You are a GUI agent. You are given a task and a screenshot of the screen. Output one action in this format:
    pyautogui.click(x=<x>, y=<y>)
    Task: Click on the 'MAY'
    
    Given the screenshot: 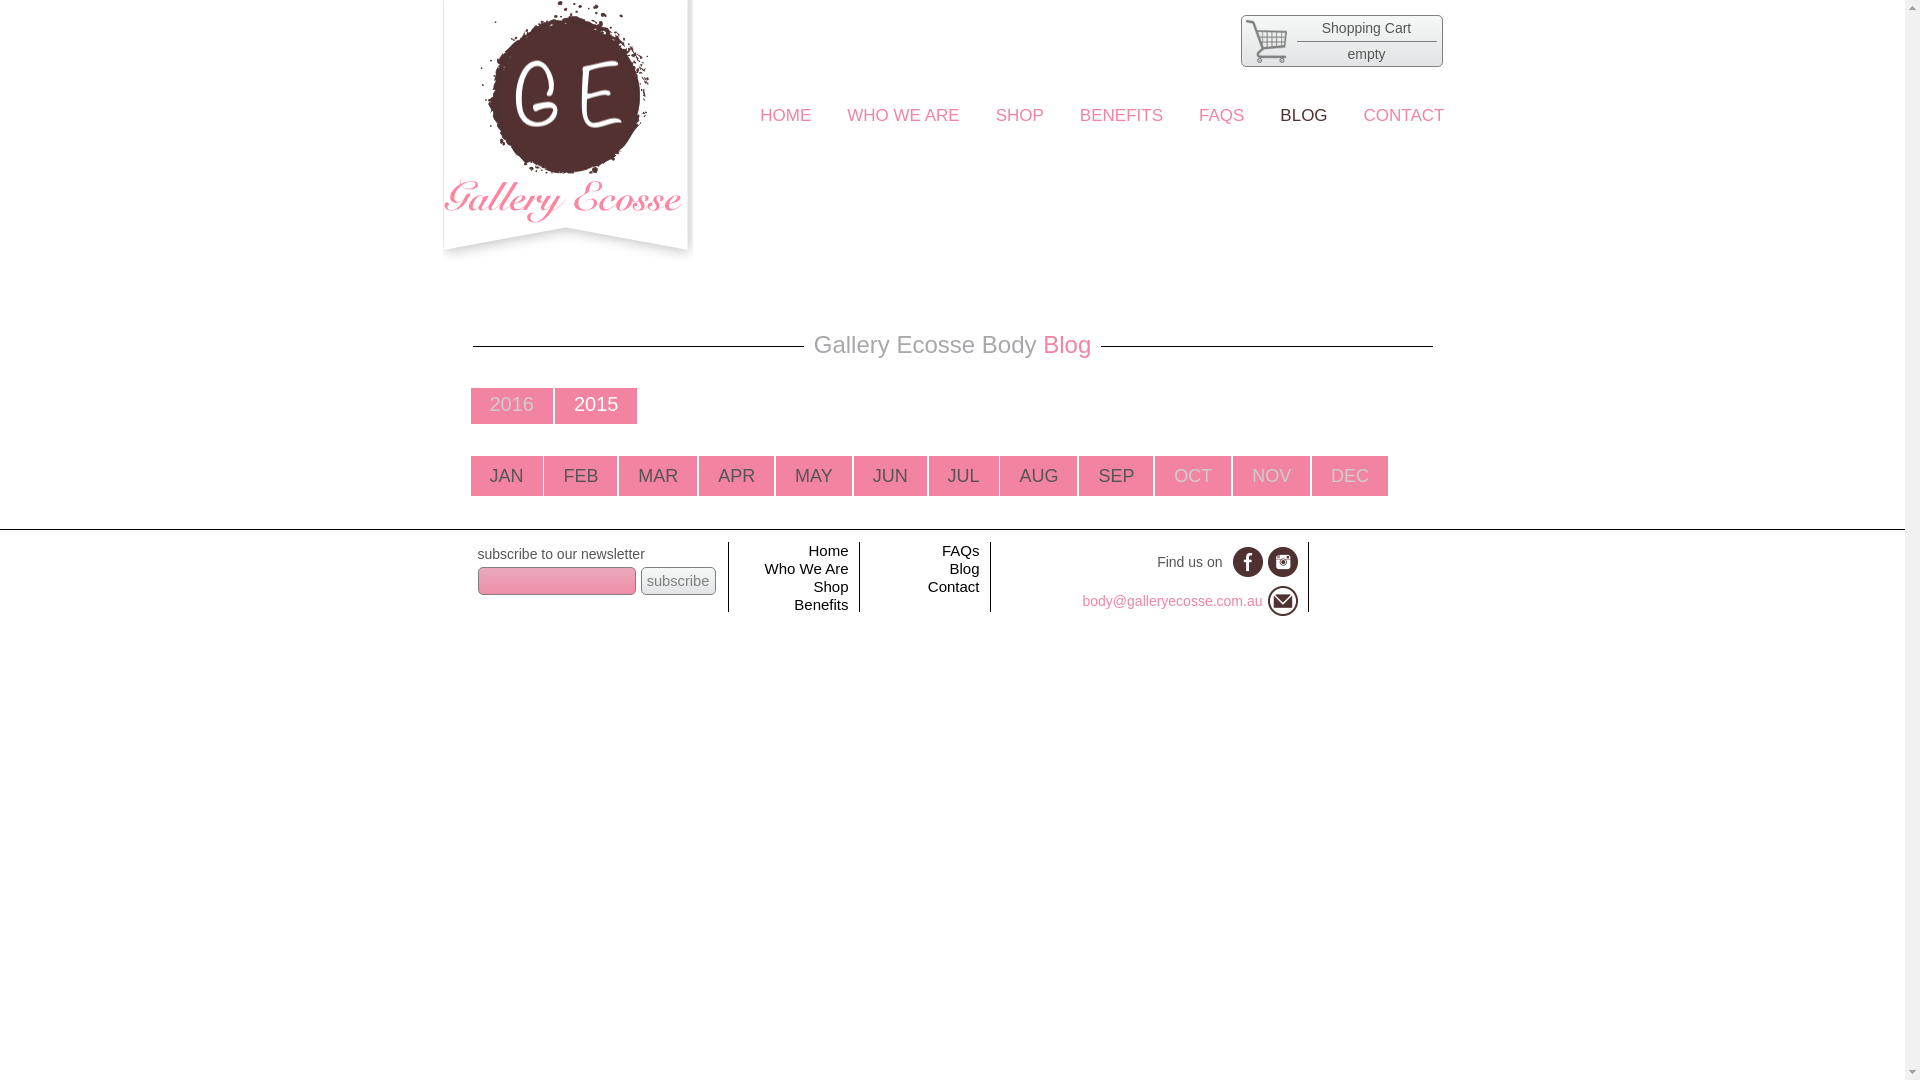 What is the action you would take?
    pyautogui.click(x=814, y=475)
    